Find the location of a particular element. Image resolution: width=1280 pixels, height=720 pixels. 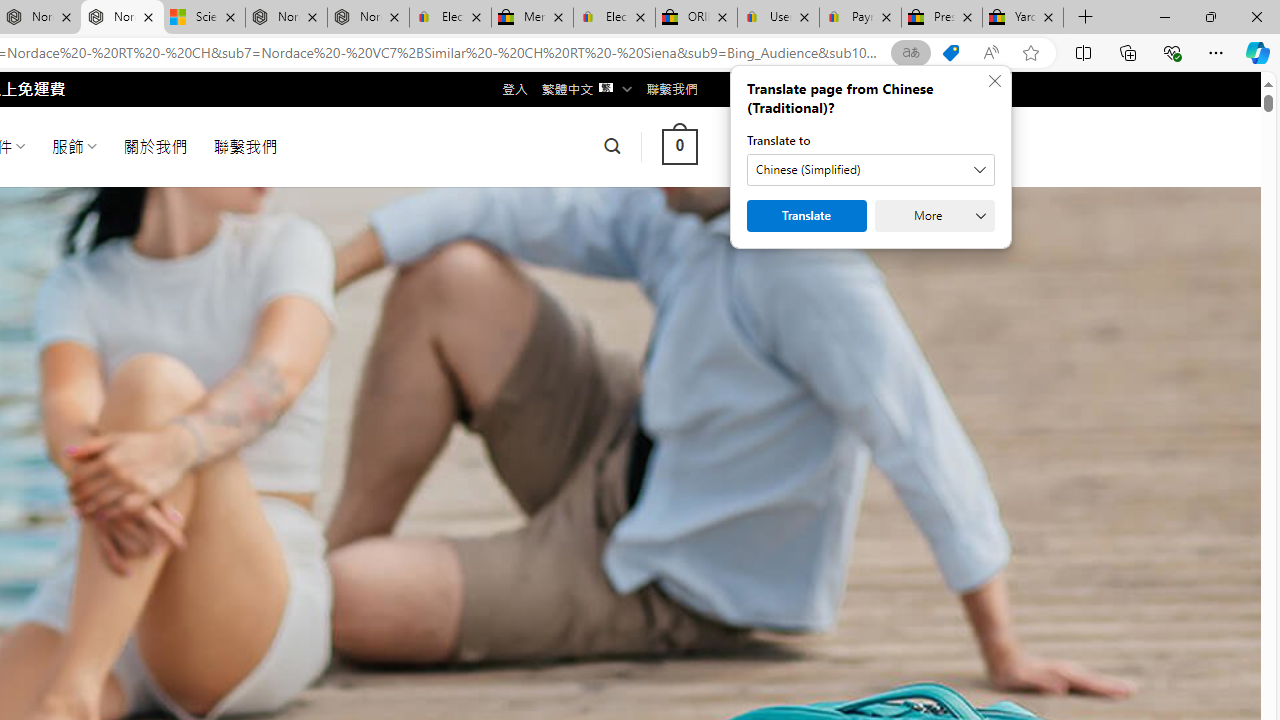

'Nordace - FAQ' is located at coordinates (368, 17).